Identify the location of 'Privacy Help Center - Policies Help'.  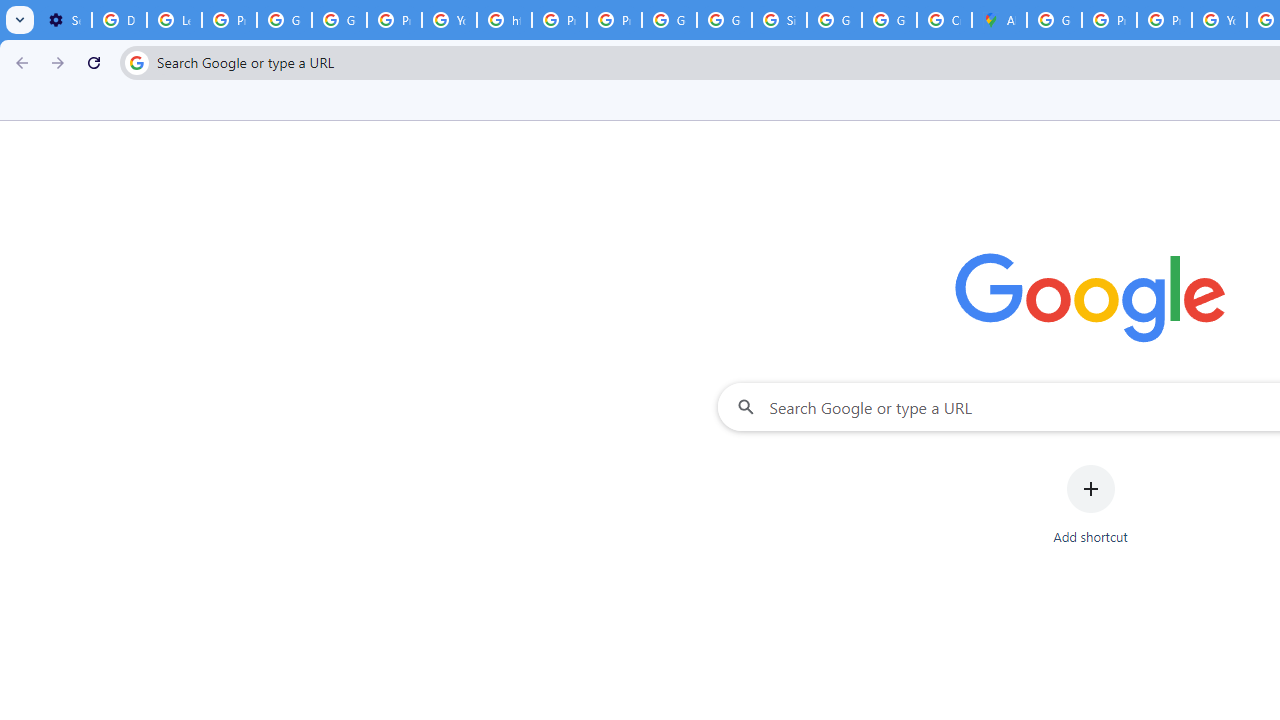
(1108, 20).